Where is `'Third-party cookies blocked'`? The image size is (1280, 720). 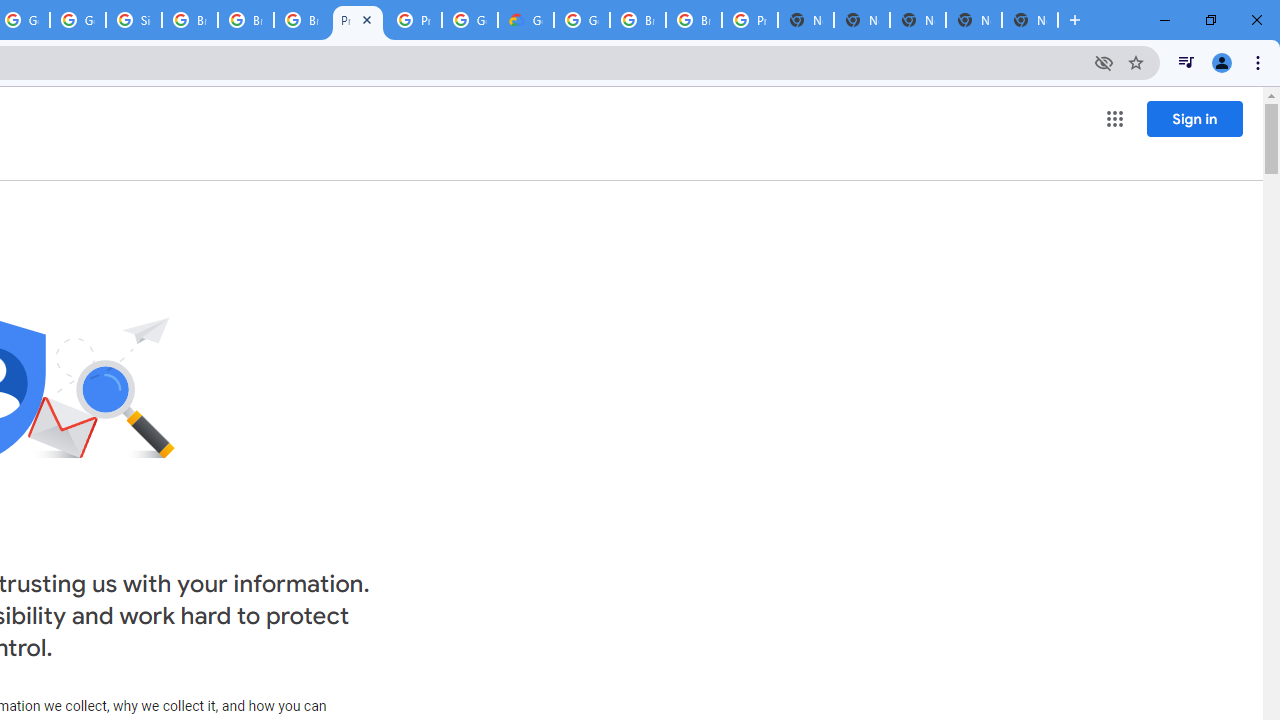
'Third-party cookies blocked' is located at coordinates (1103, 61).